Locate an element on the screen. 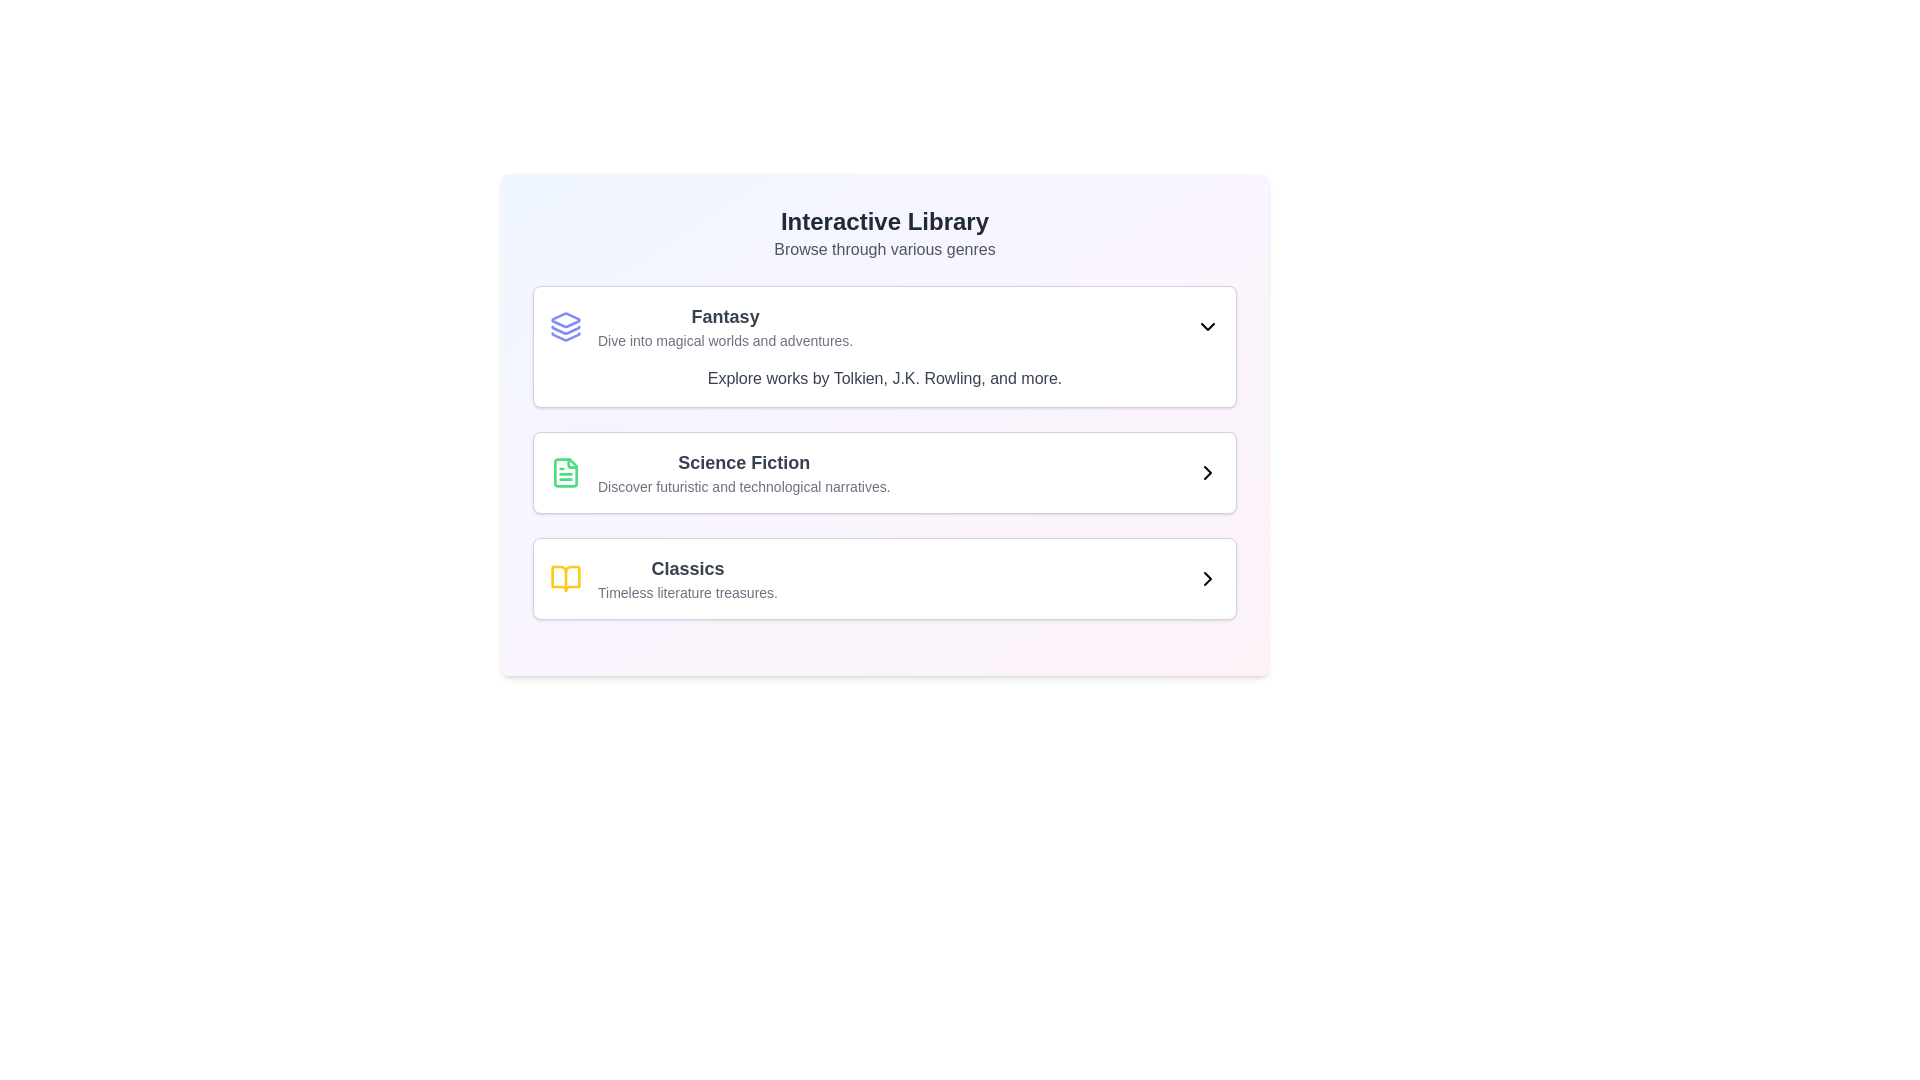 This screenshot has width=1920, height=1080. the 'Fantasy' text label which is prominently displayed in a large, bold font on a white background, located at the top of the card layout is located at coordinates (724, 315).